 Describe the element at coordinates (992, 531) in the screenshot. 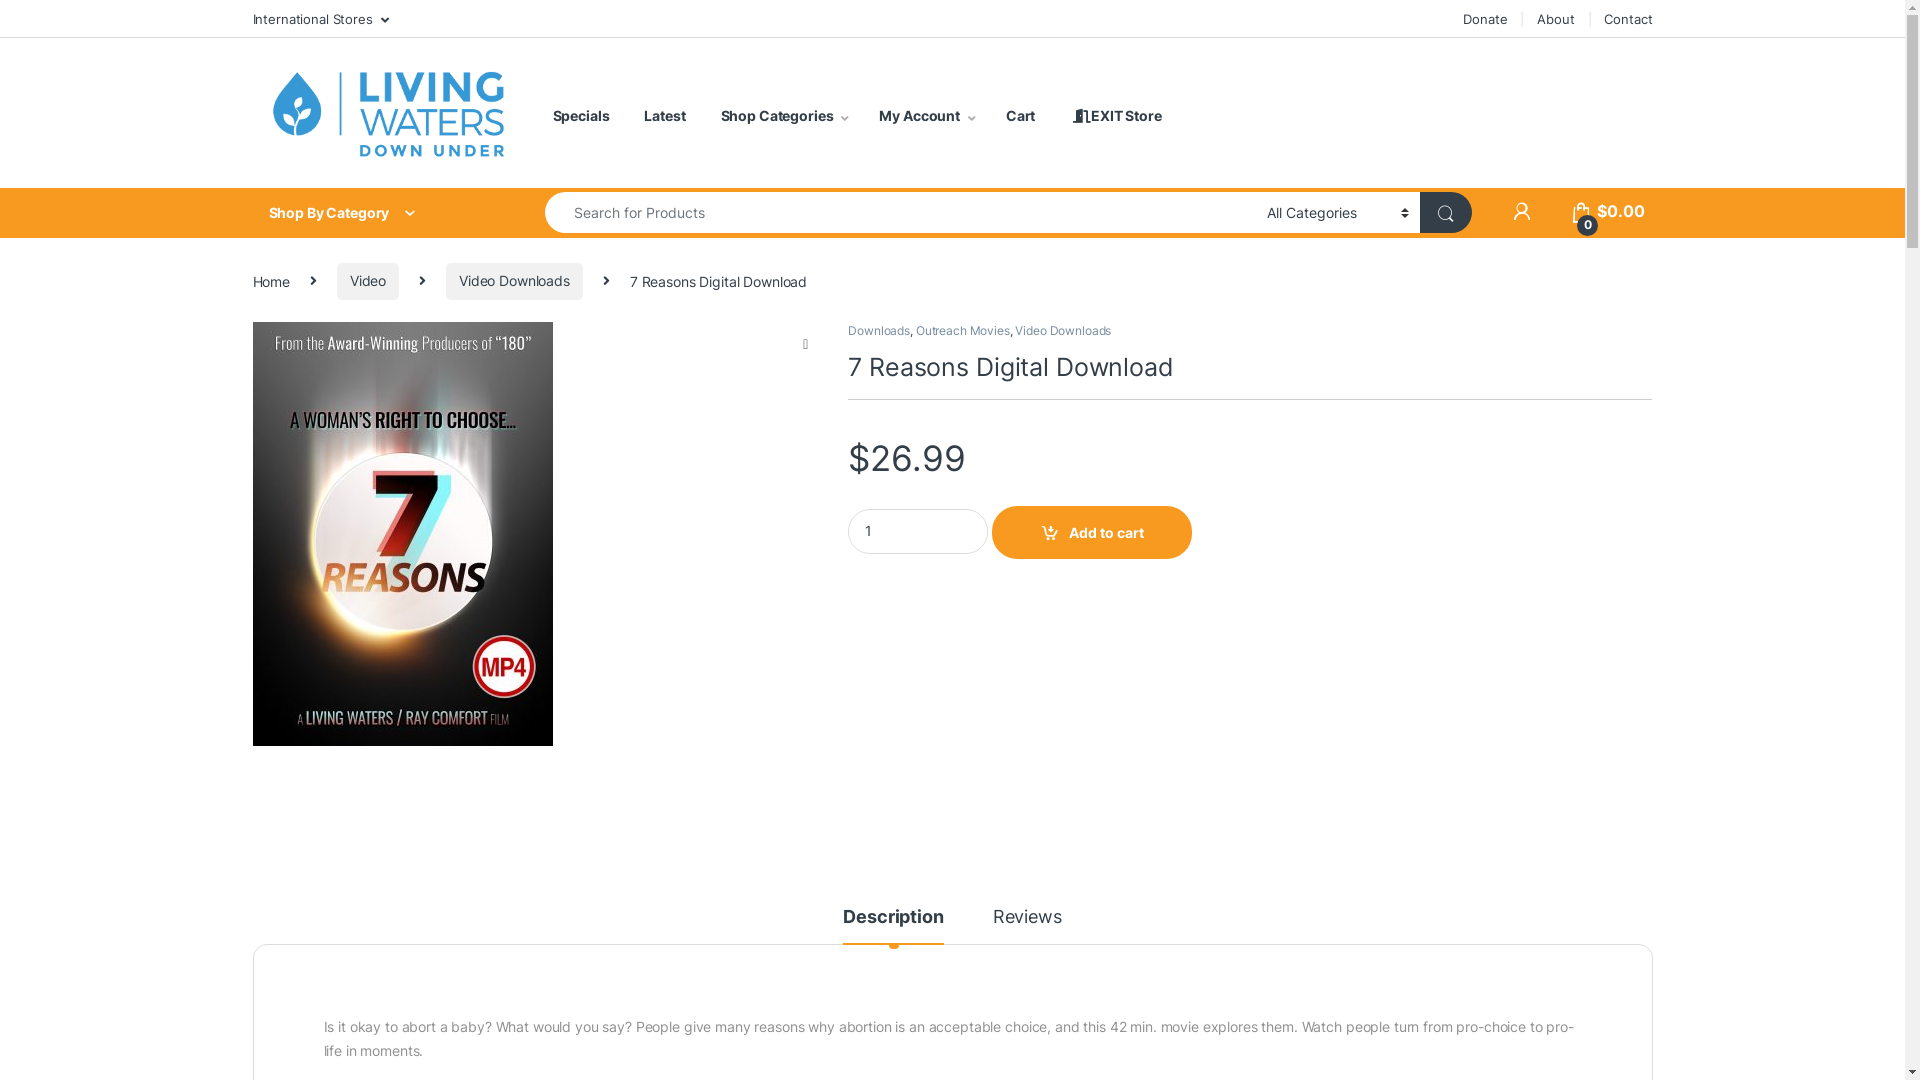

I see `'Add to cart'` at that location.